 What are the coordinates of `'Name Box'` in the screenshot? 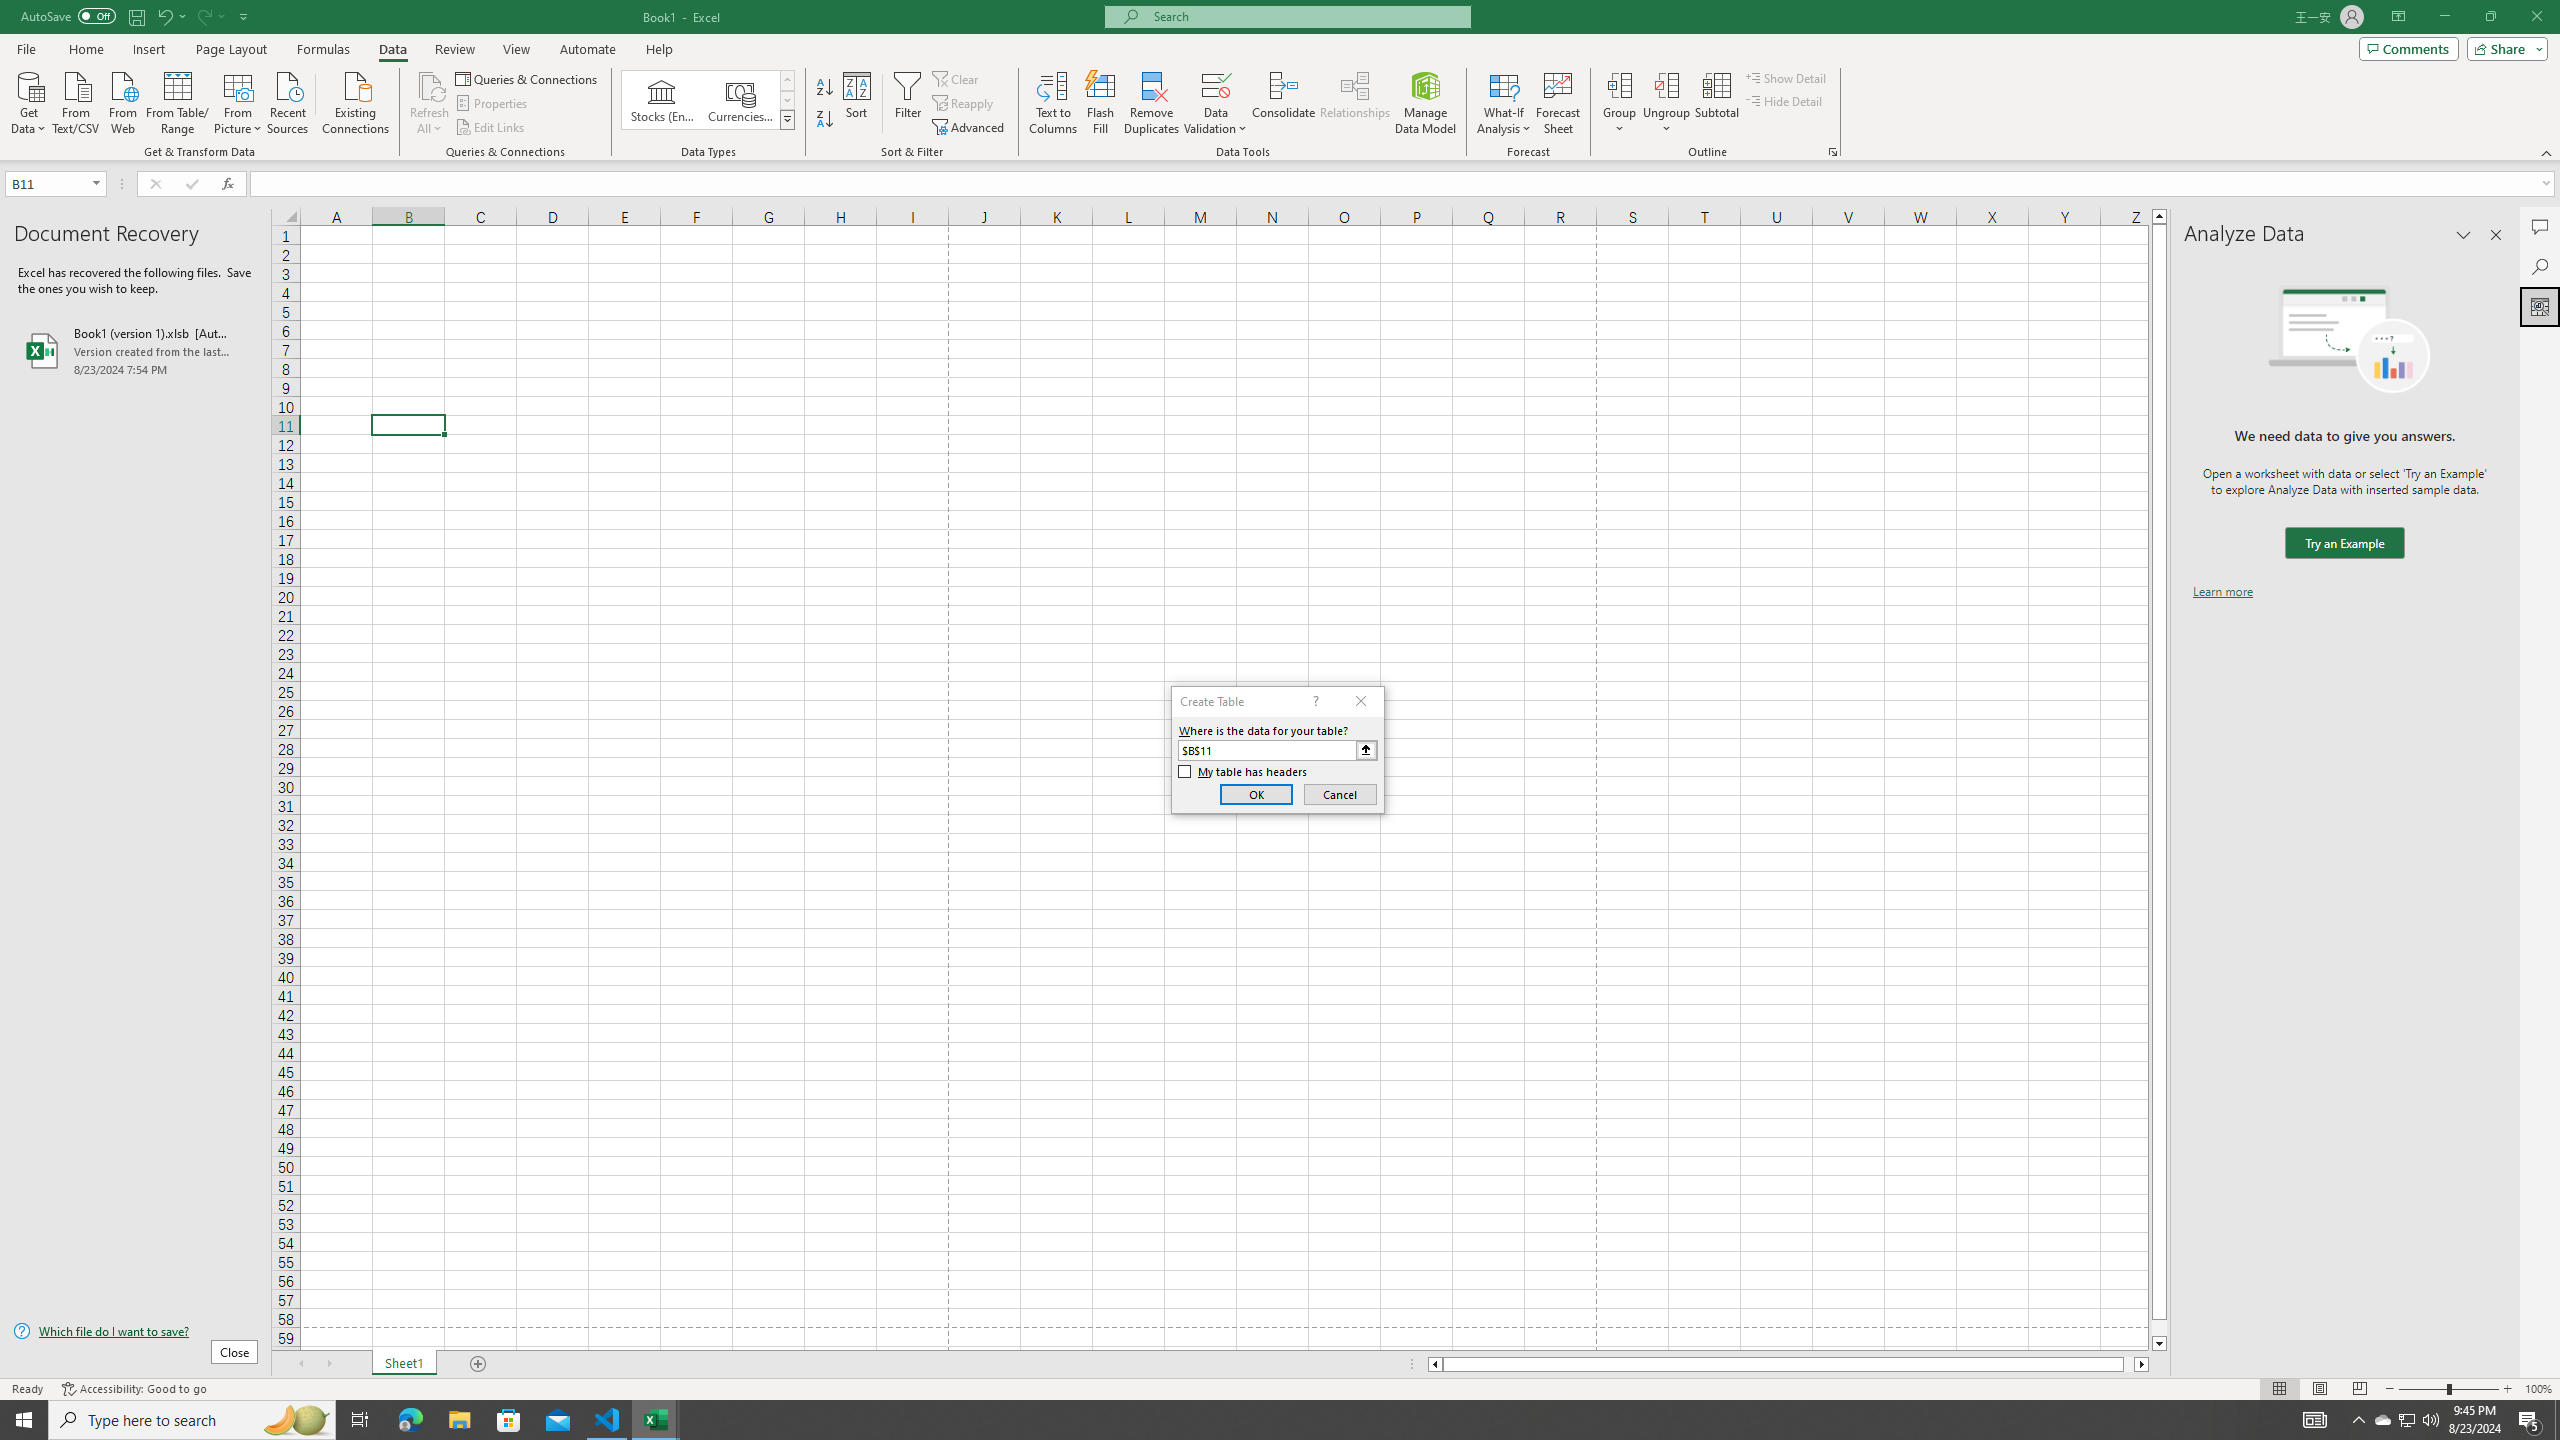 It's located at (54, 183).